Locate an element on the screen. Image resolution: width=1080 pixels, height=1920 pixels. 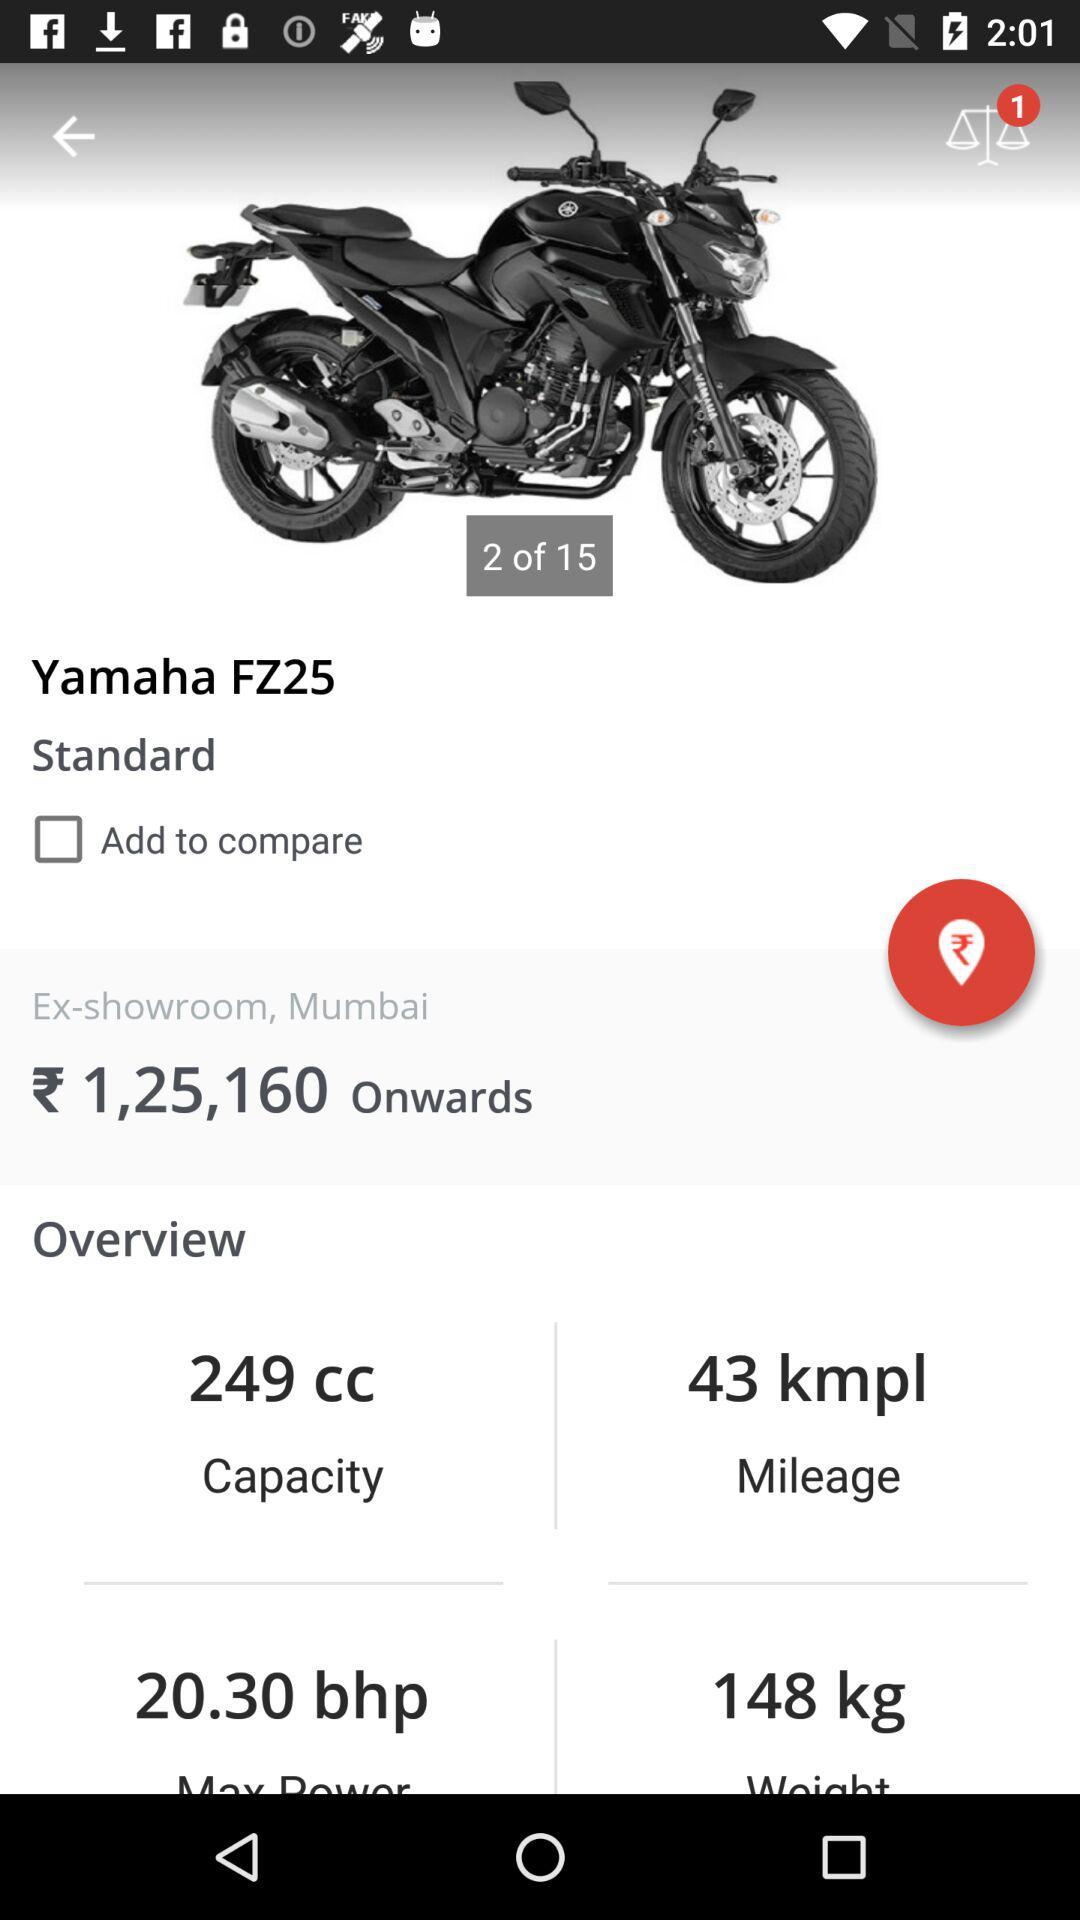
the icon to the right of the ex-showroom, mumbai item is located at coordinates (960, 951).